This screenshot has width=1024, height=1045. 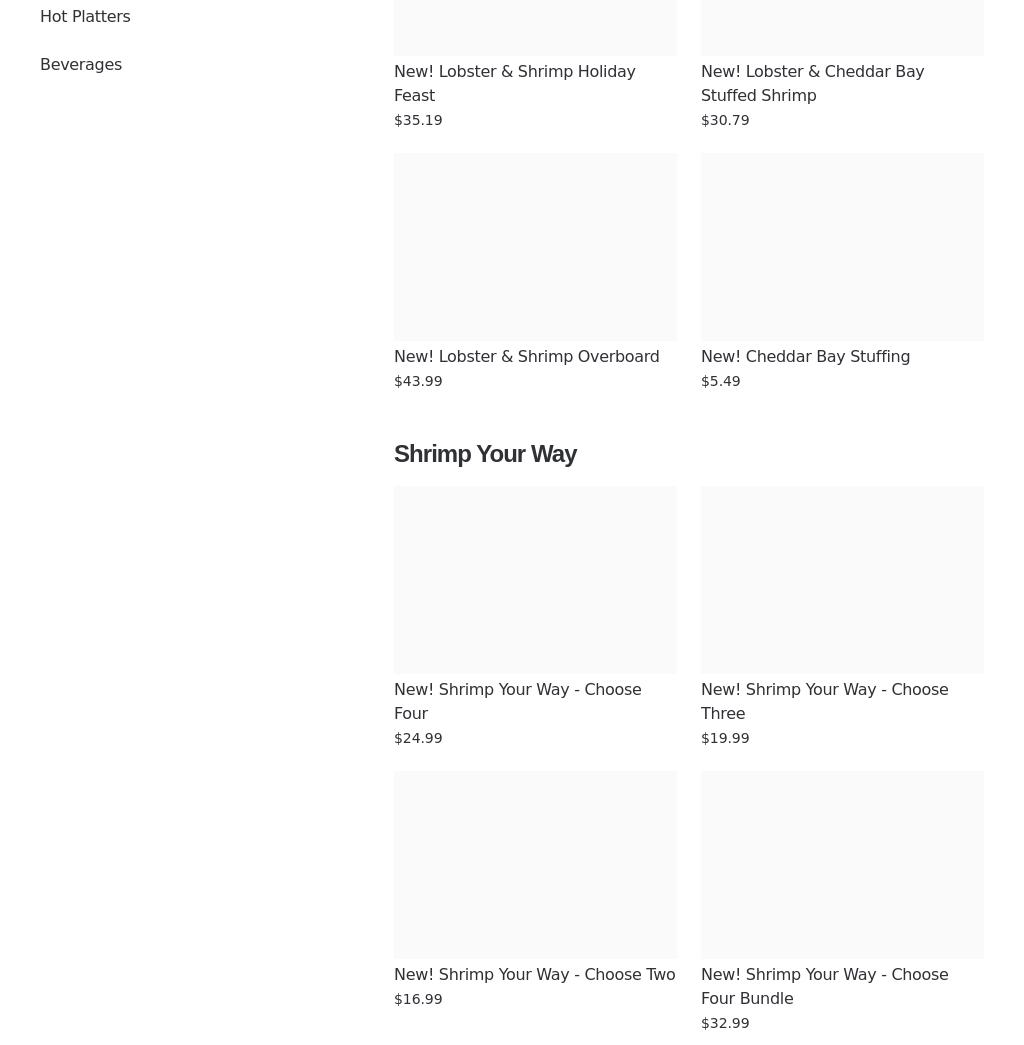 What do you see at coordinates (416, 118) in the screenshot?
I see `'$35.19'` at bounding box center [416, 118].